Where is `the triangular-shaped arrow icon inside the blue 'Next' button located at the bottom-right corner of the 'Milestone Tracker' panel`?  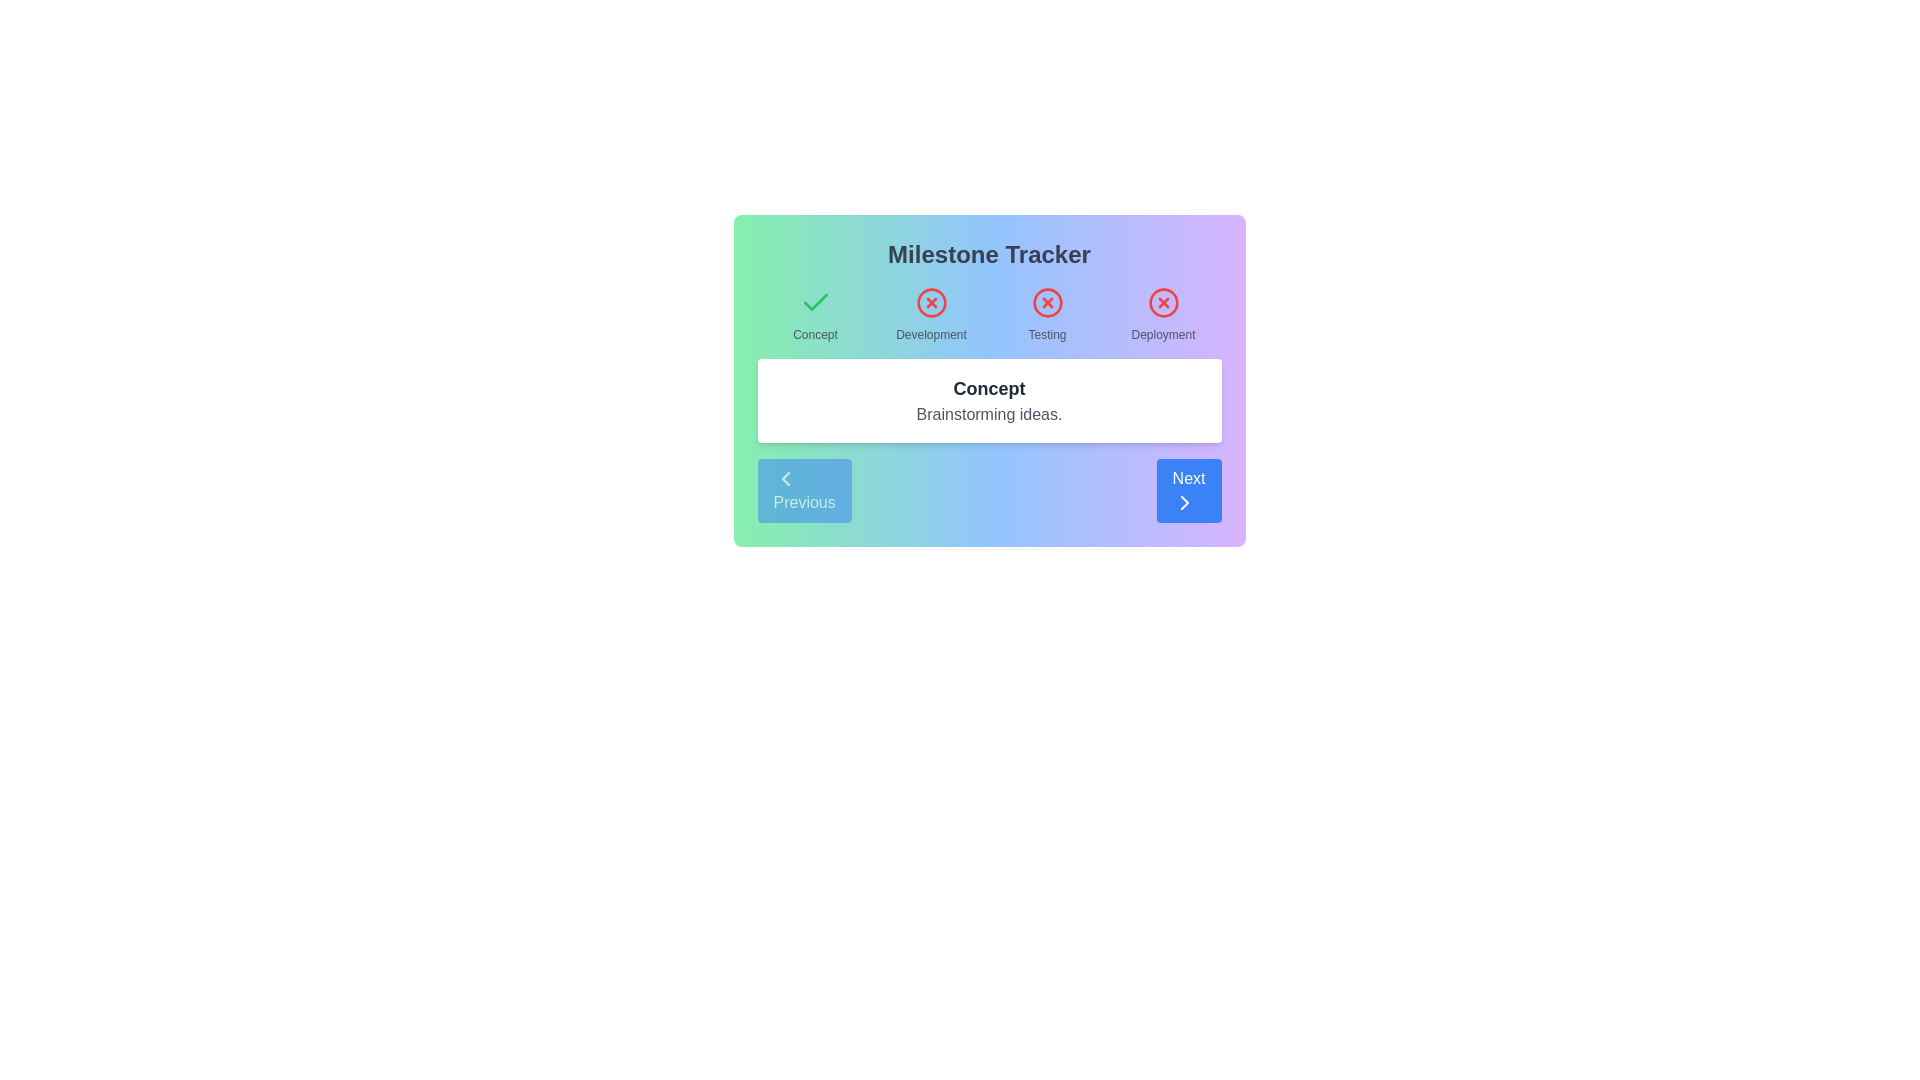
the triangular-shaped arrow icon inside the blue 'Next' button located at the bottom-right corner of the 'Milestone Tracker' panel is located at coordinates (1184, 501).